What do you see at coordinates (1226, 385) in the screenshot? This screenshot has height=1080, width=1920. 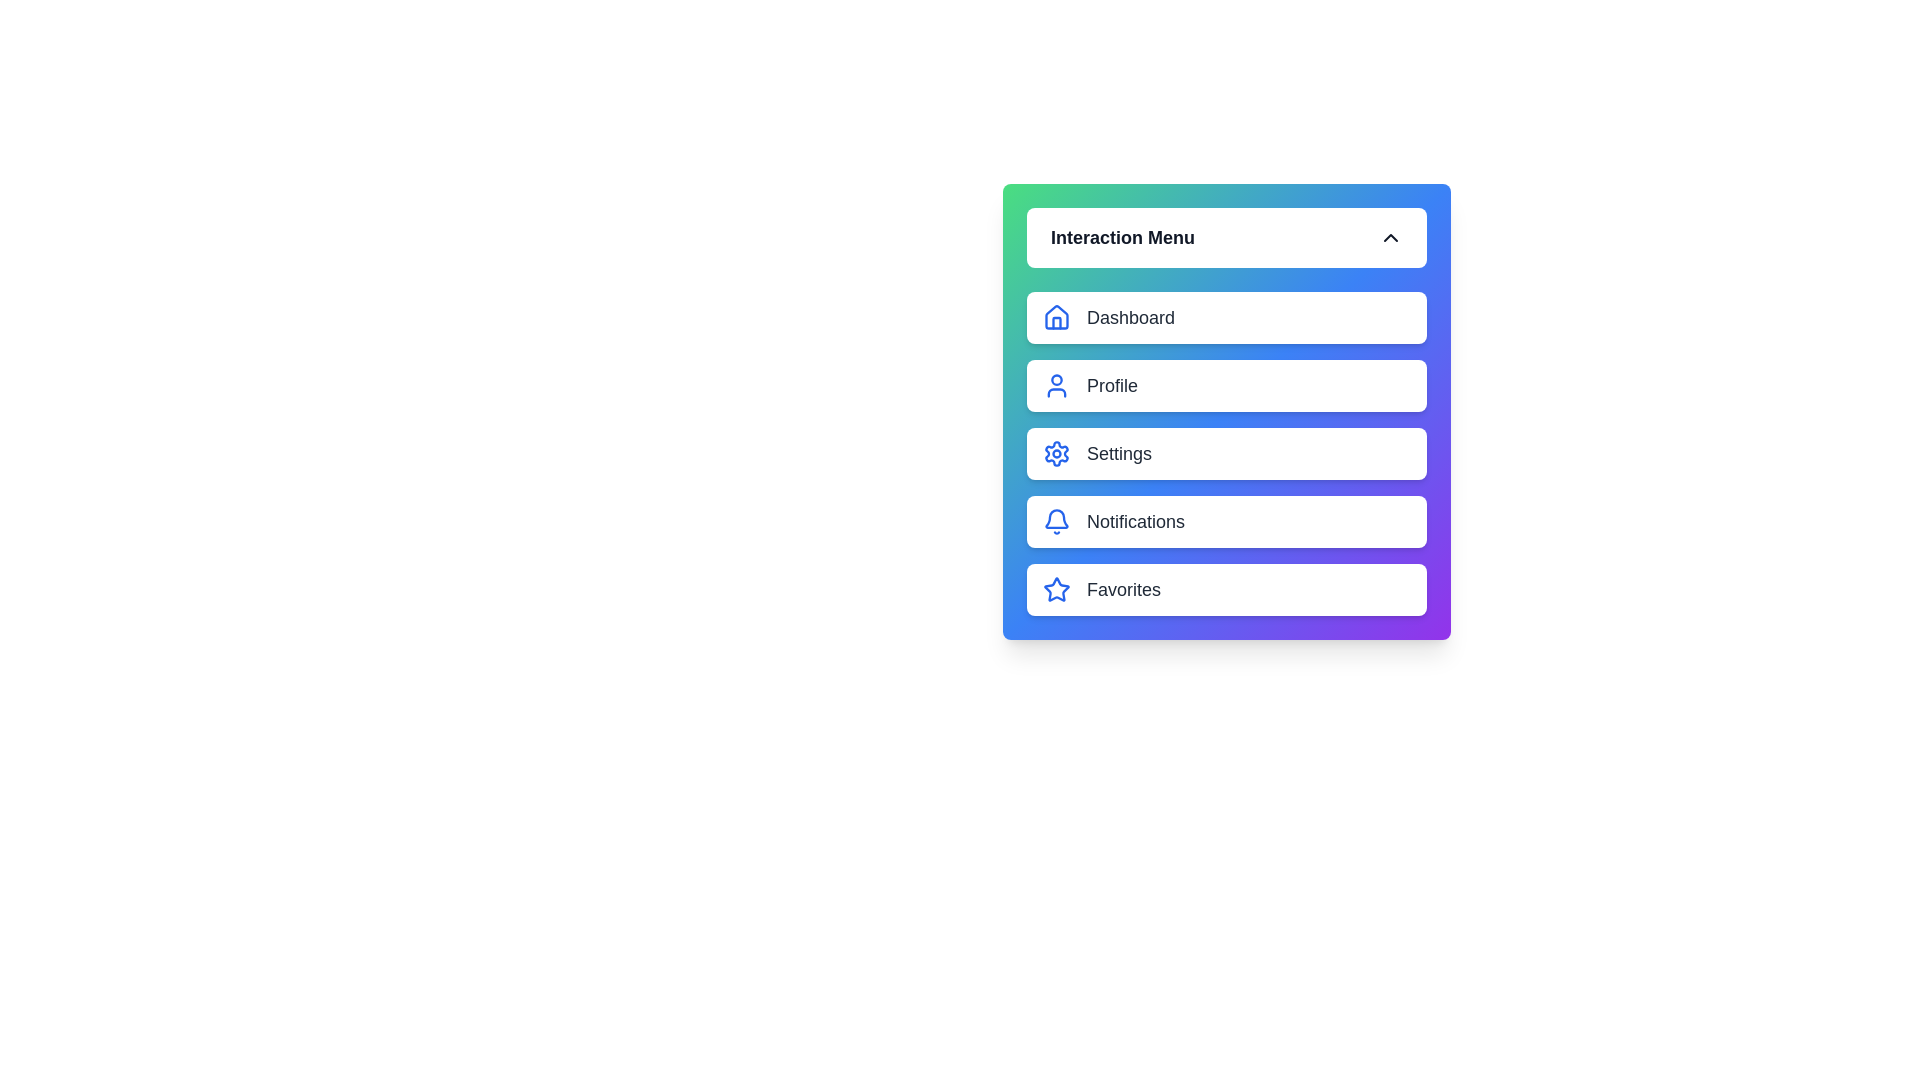 I see `the menu item Profile` at bounding box center [1226, 385].